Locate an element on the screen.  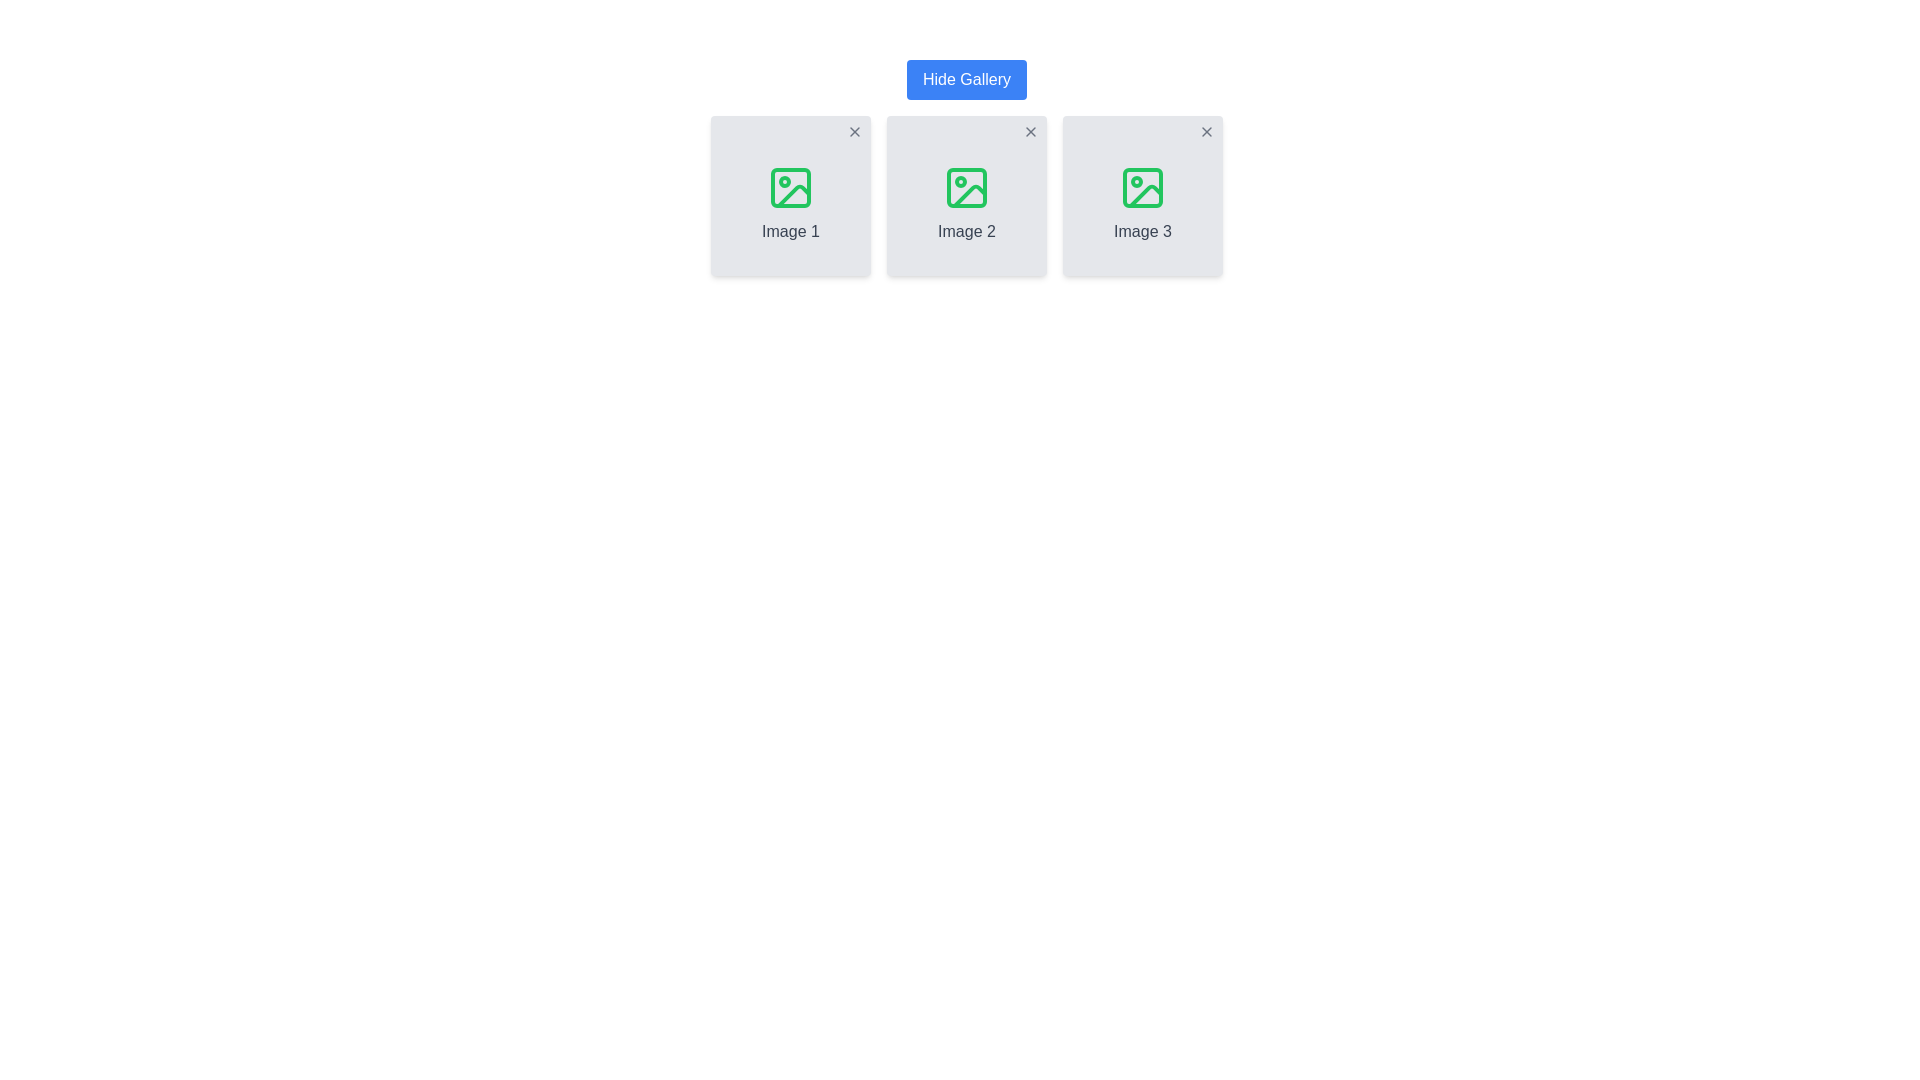
the icon representing an image placeholder located centrally in the third card from the left, above the label 'Image 3' is located at coordinates (1142, 188).